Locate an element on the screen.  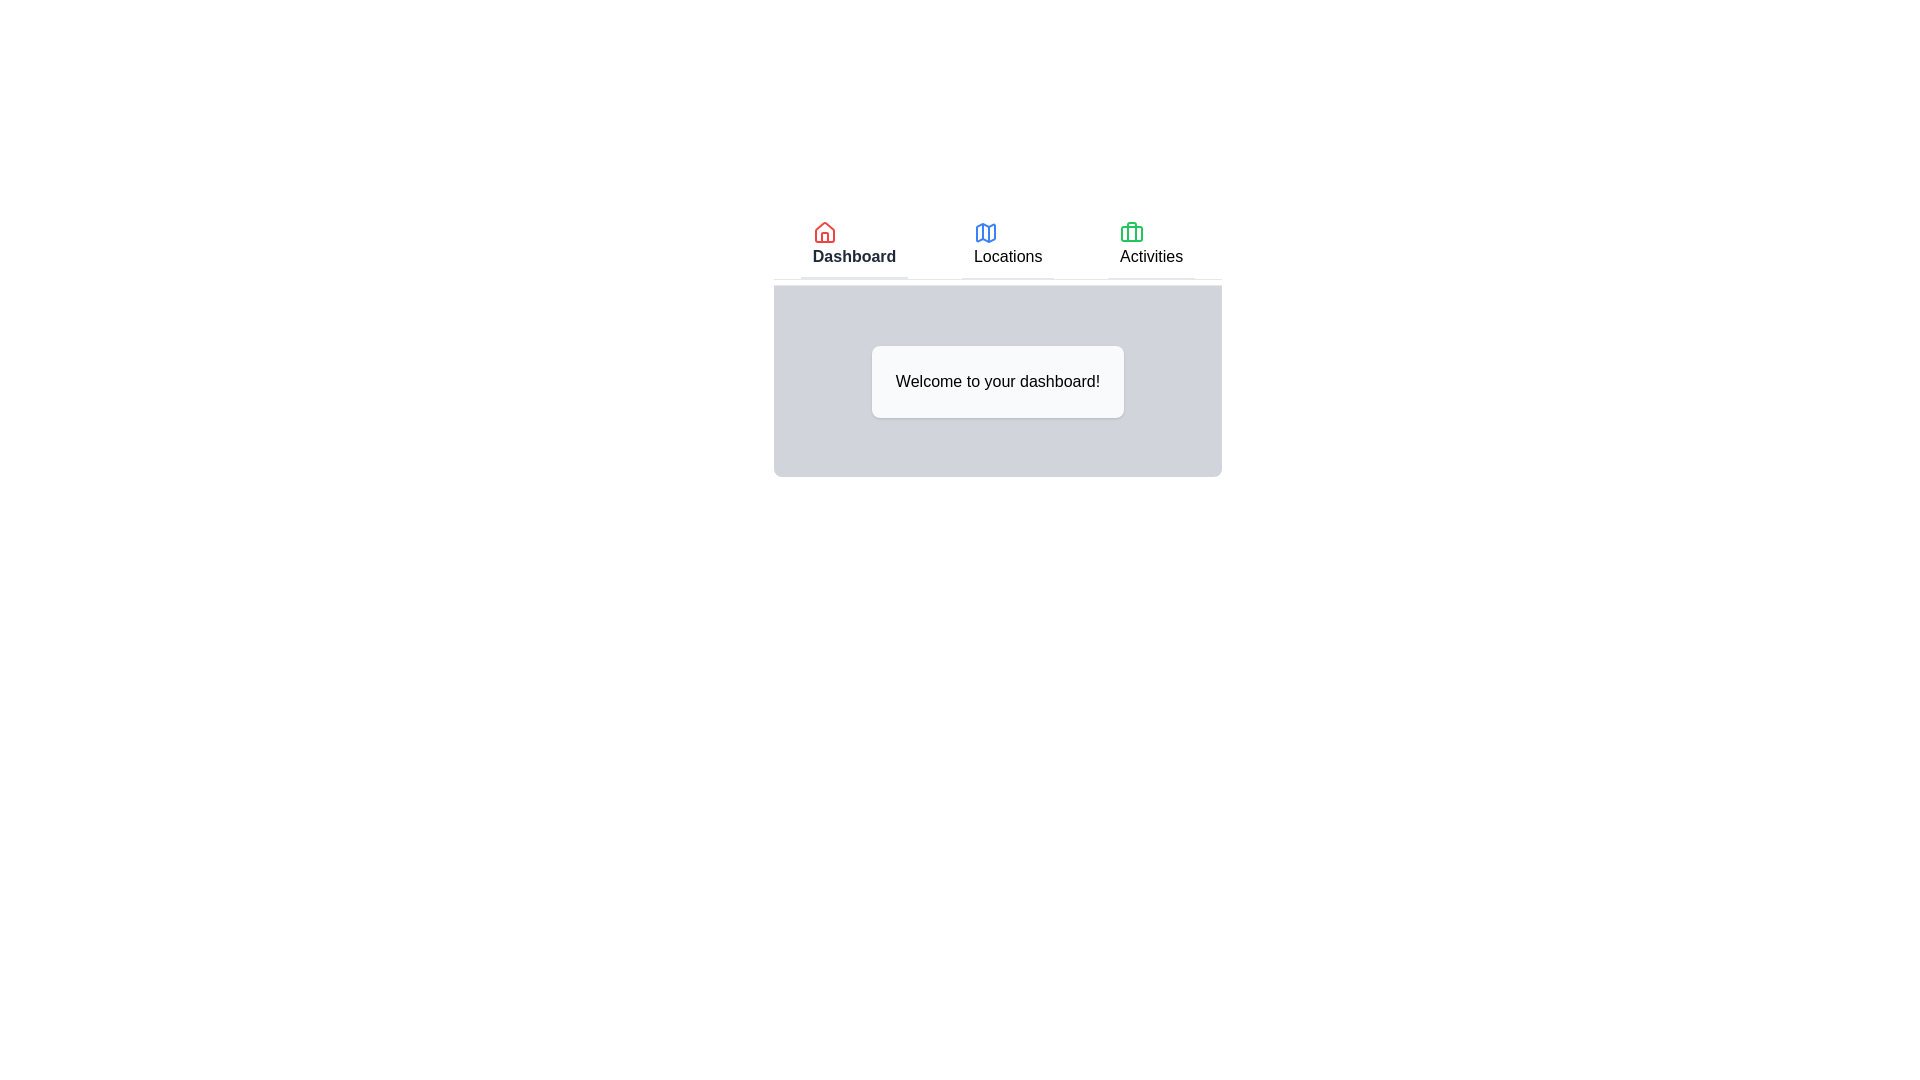
the Dashboard tab to view its content is located at coordinates (854, 245).